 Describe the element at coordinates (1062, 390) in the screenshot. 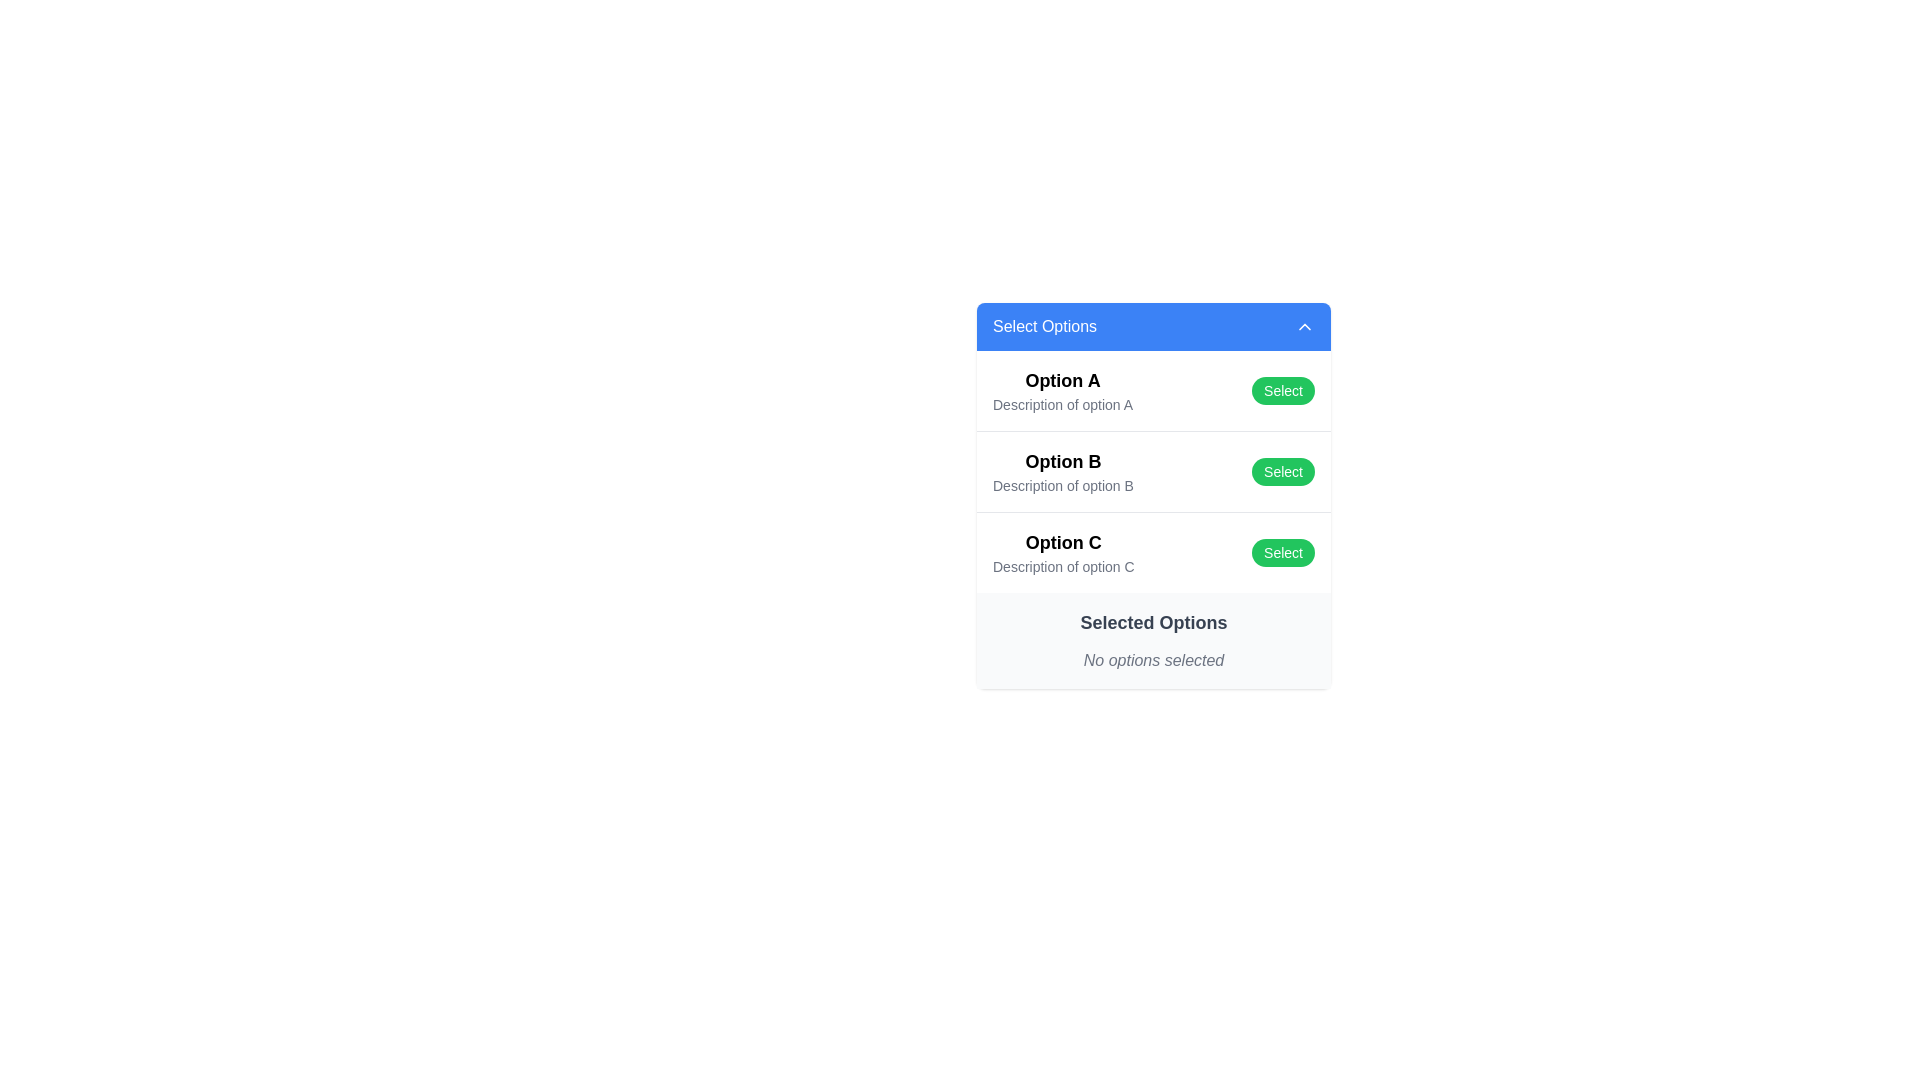

I see `the first informational block titled 'Option A' with a description 'Description of option A', located under the 'Select Options' header` at that location.